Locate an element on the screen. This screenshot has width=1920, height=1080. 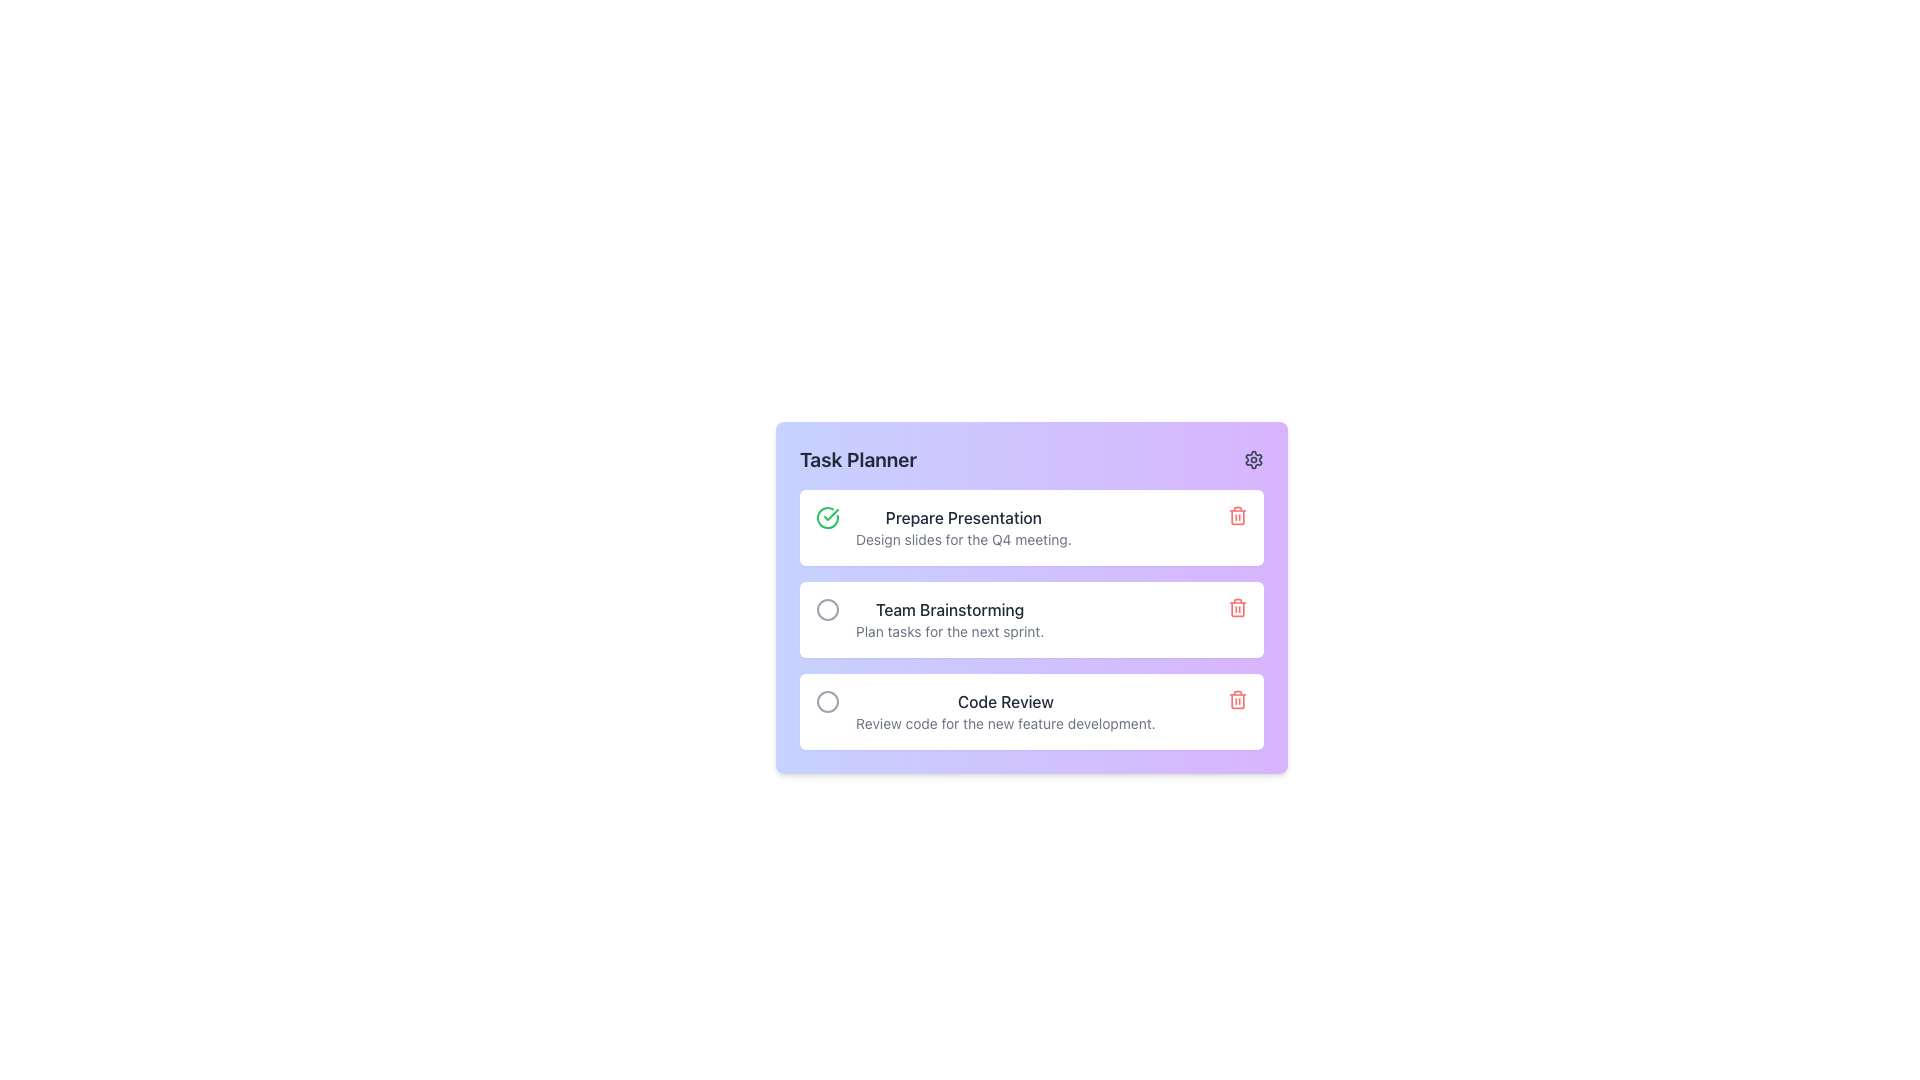
the red trash can icon button located in the top-right corner of the 'Team Brainstorming' card is located at coordinates (1237, 607).